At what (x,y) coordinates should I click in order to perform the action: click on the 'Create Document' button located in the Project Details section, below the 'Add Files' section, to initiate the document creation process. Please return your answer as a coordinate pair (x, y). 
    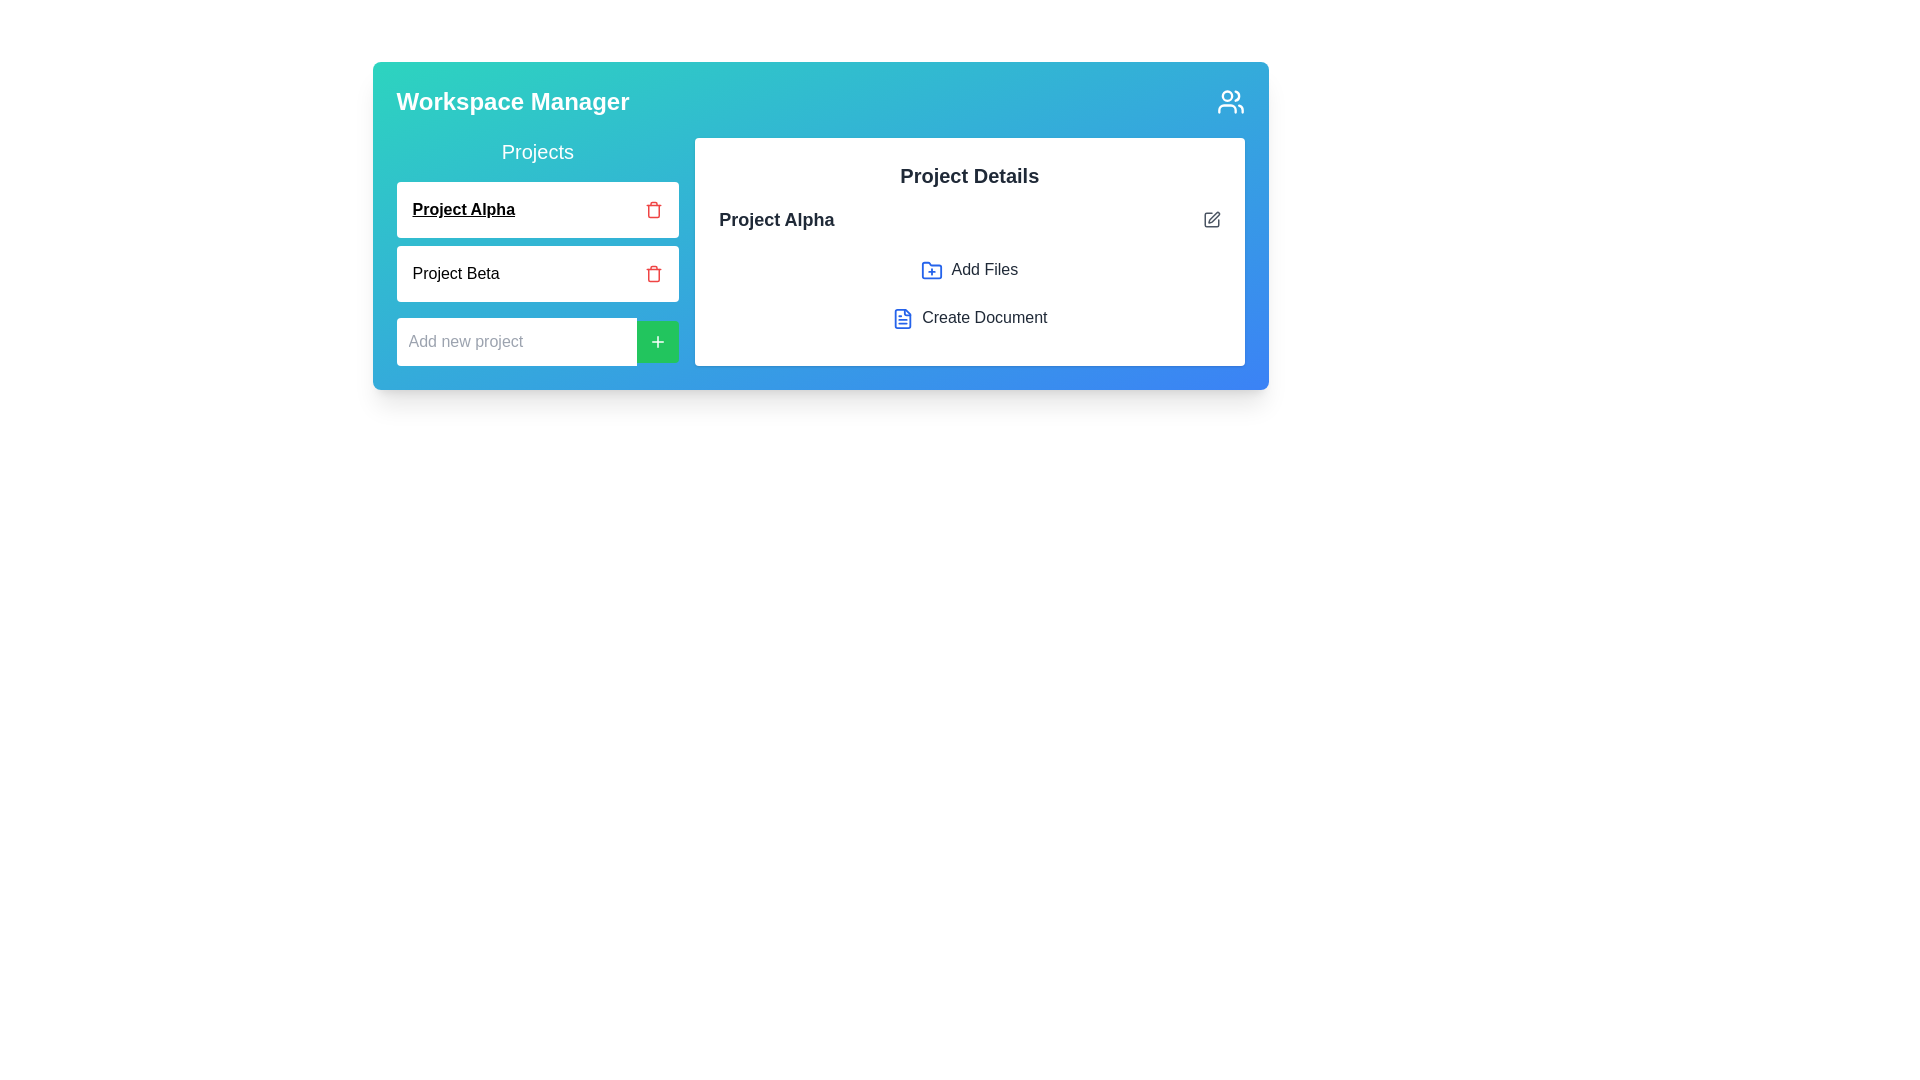
    Looking at the image, I should click on (969, 316).